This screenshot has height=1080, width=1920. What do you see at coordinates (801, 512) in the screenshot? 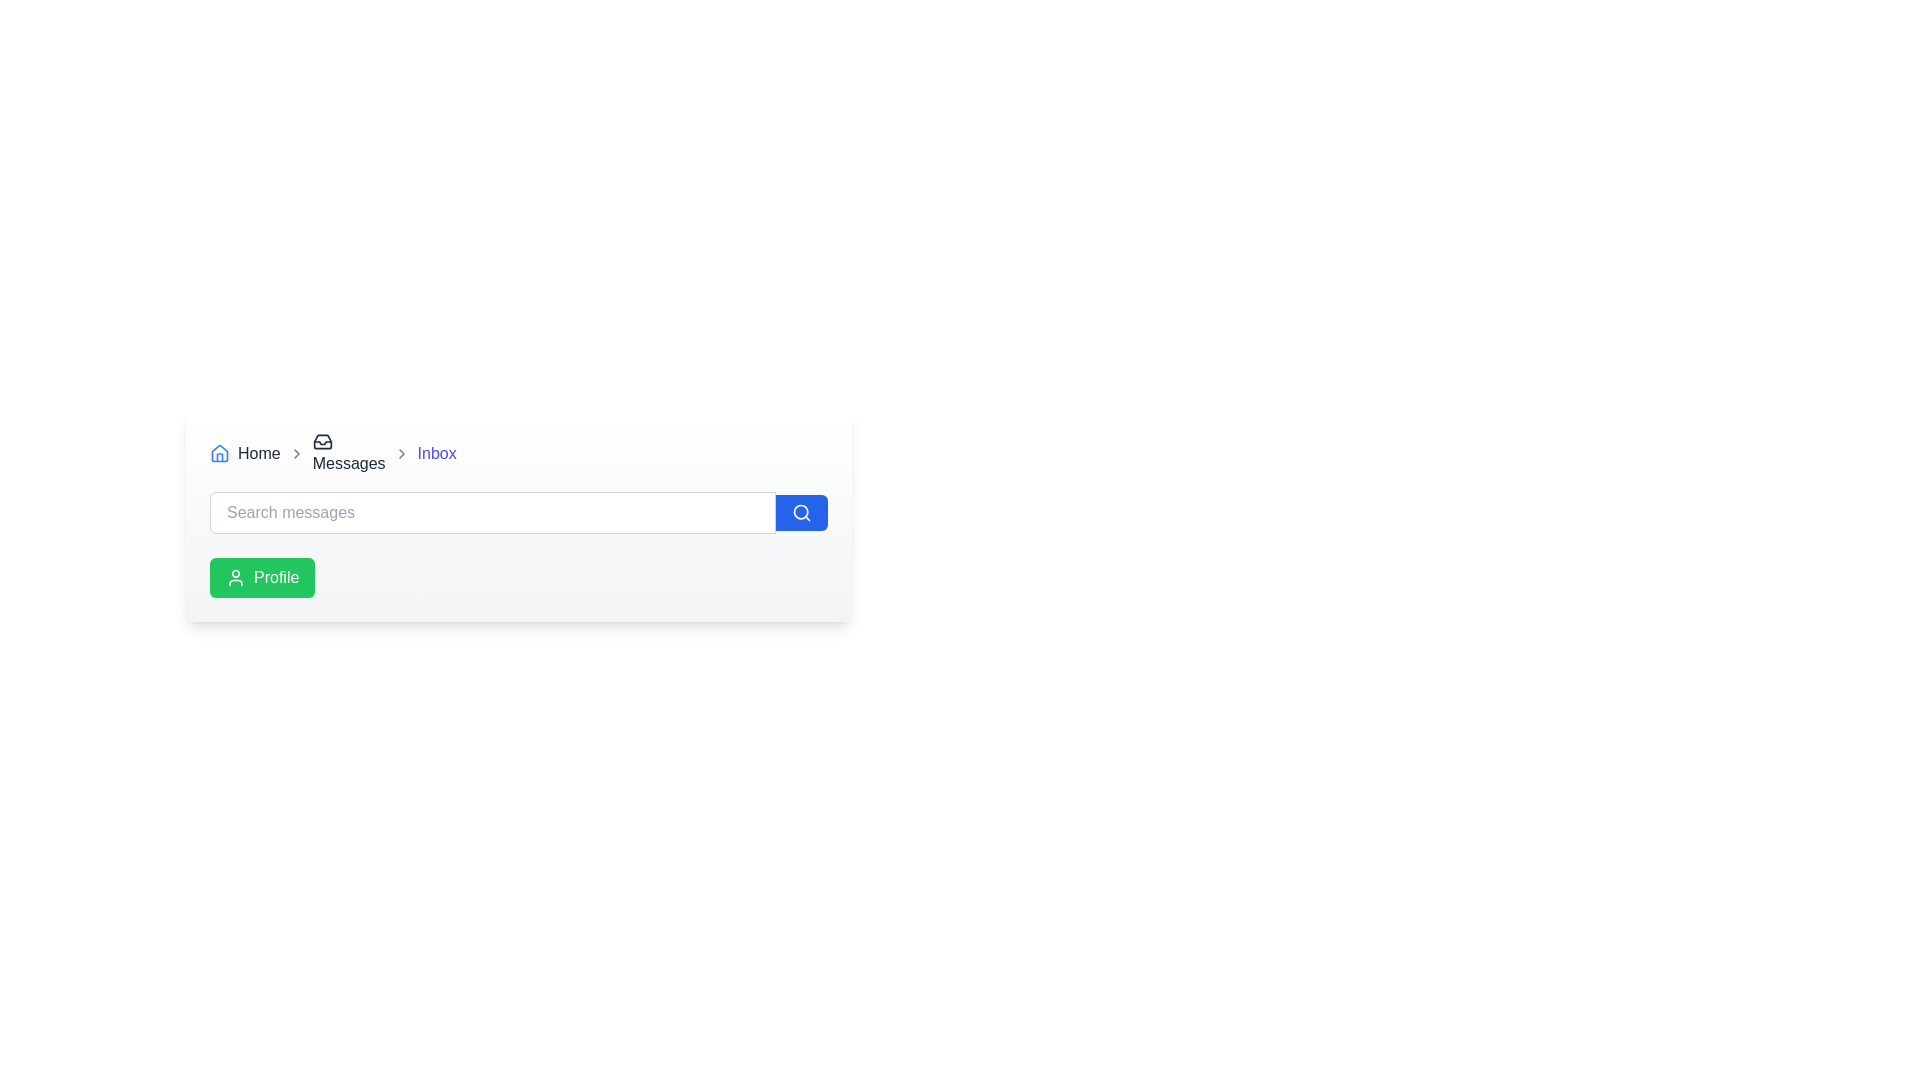
I see `the search icon located at the top-right corner of the interface, embedded within a blue rectangular button` at bounding box center [801, 512].